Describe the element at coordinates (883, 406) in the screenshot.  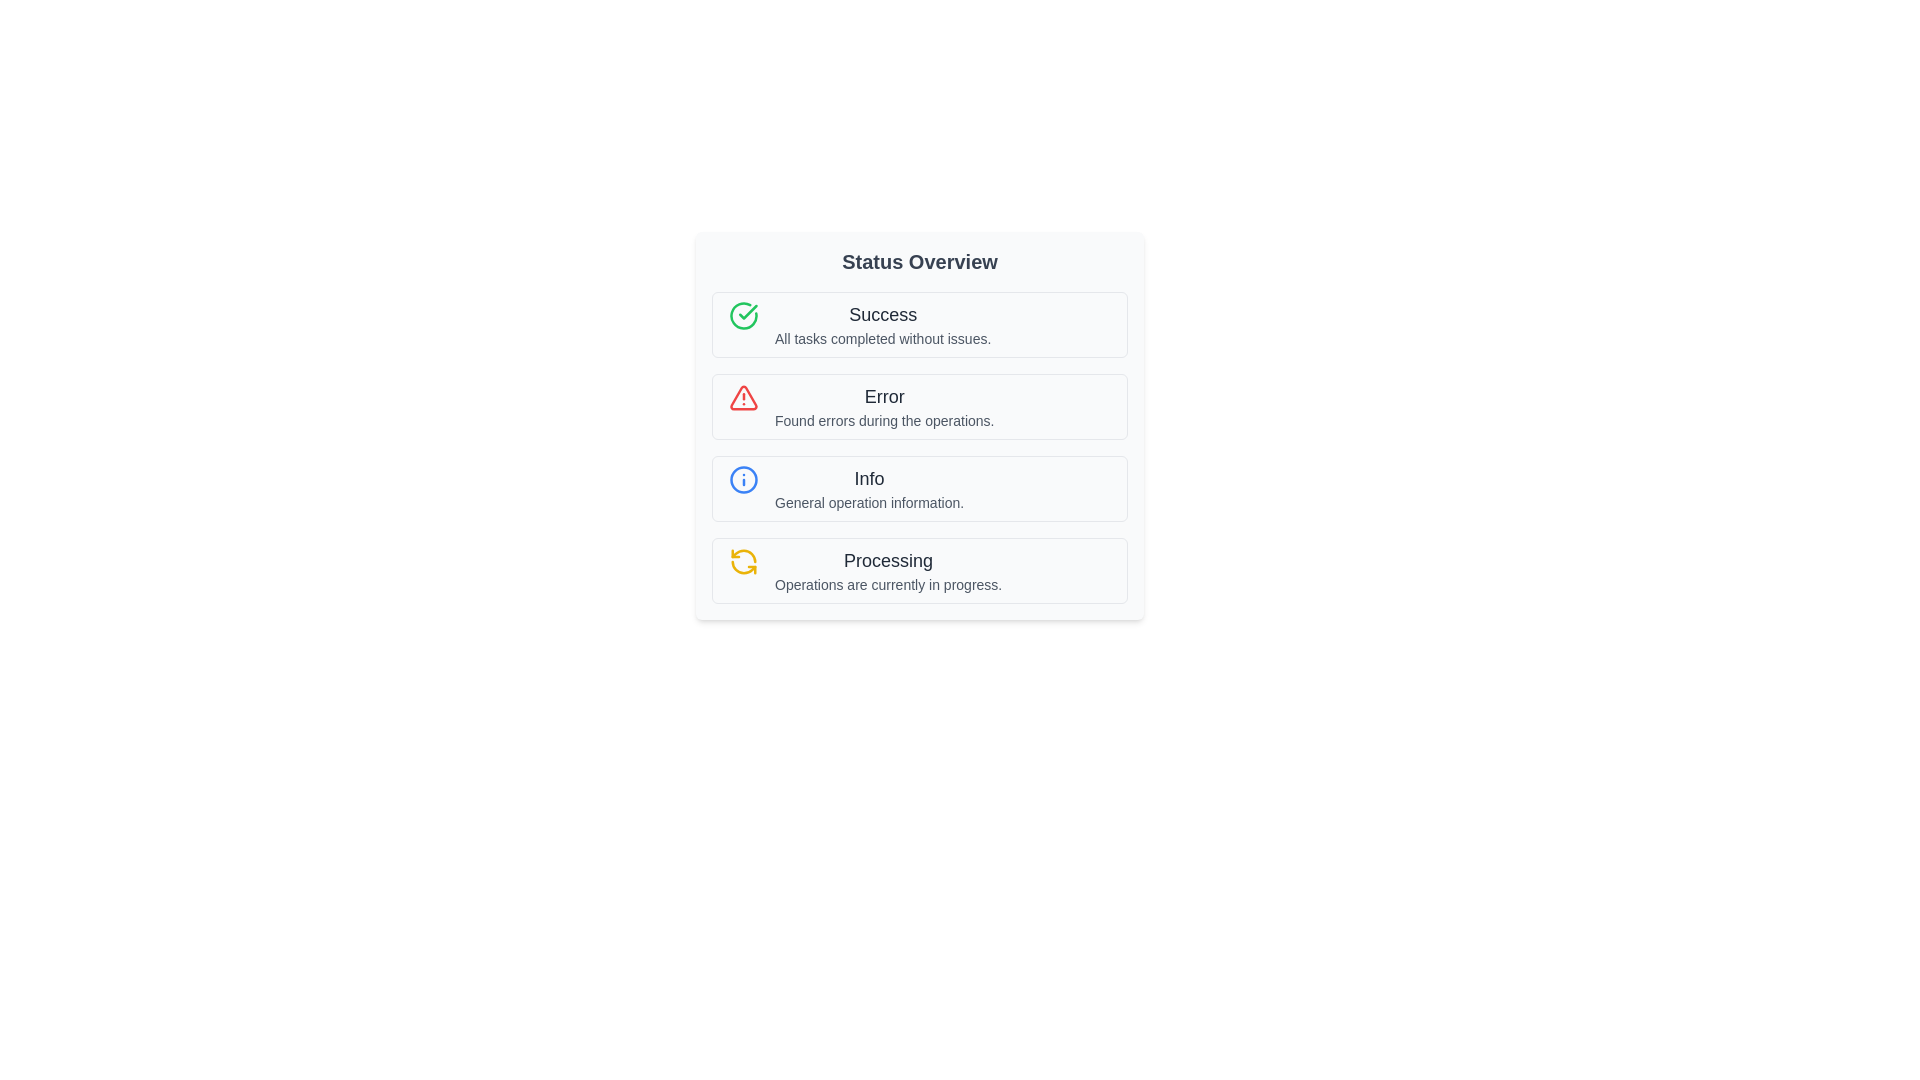
I see `the error message text label that displays error notifications, located in the second row of a vertical list, centrally aligned between the 'Success' and 'Info' elements` at that location.